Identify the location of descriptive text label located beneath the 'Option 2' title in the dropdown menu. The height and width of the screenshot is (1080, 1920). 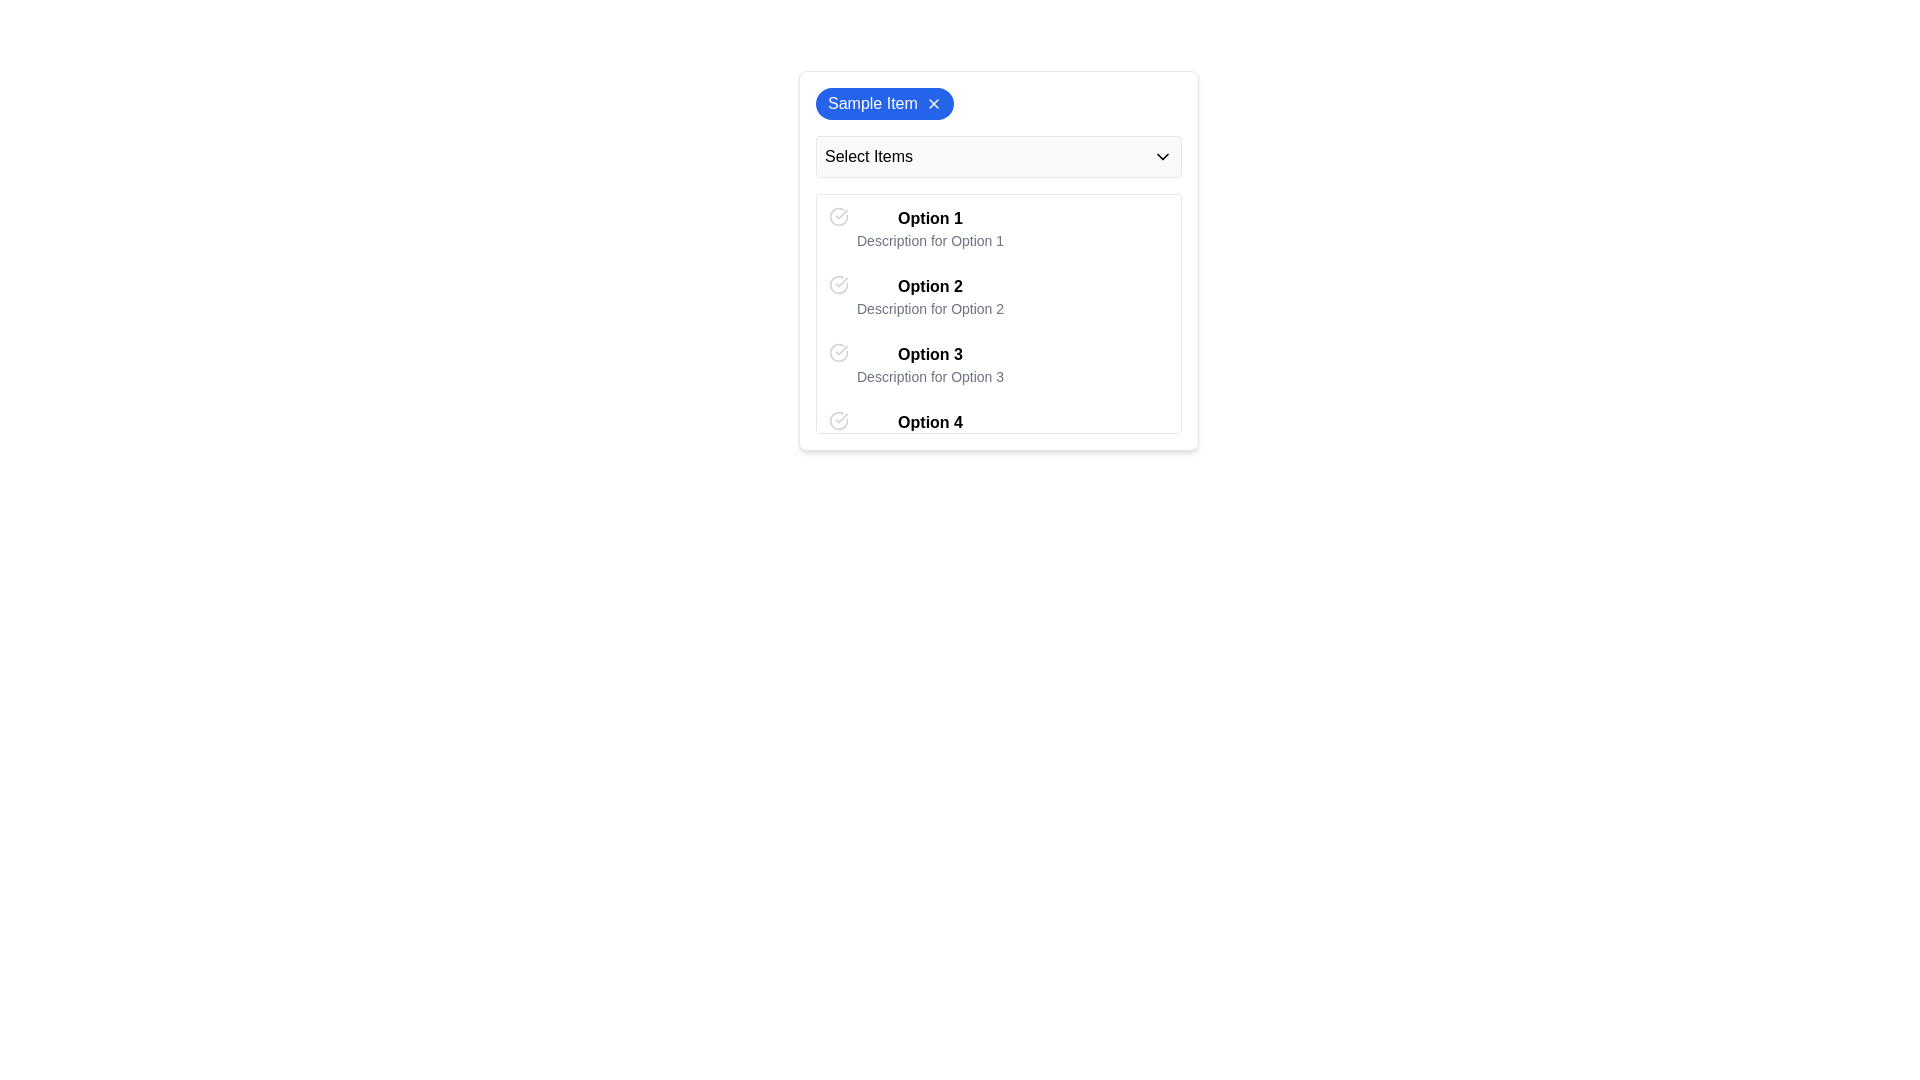
(929, 308).